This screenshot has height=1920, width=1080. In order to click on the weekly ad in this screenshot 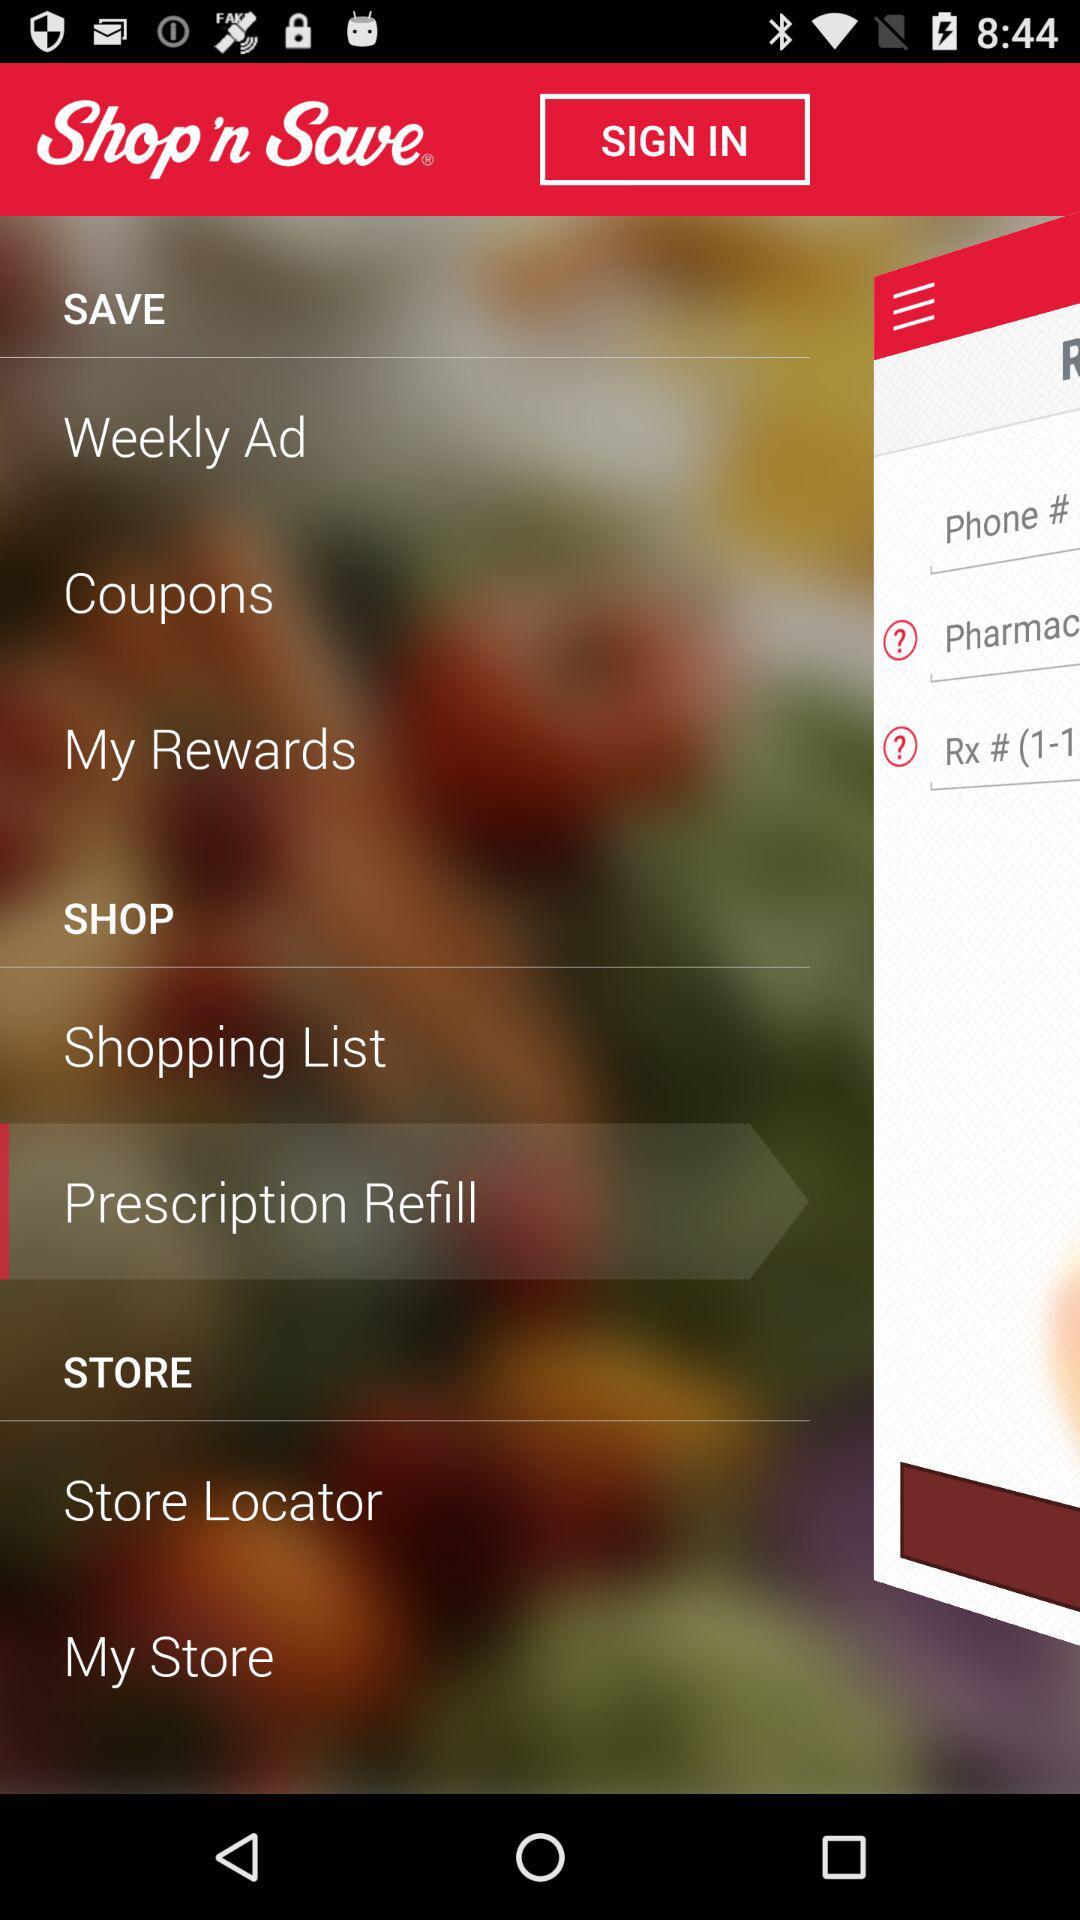, I will do `click(405, 434)`.